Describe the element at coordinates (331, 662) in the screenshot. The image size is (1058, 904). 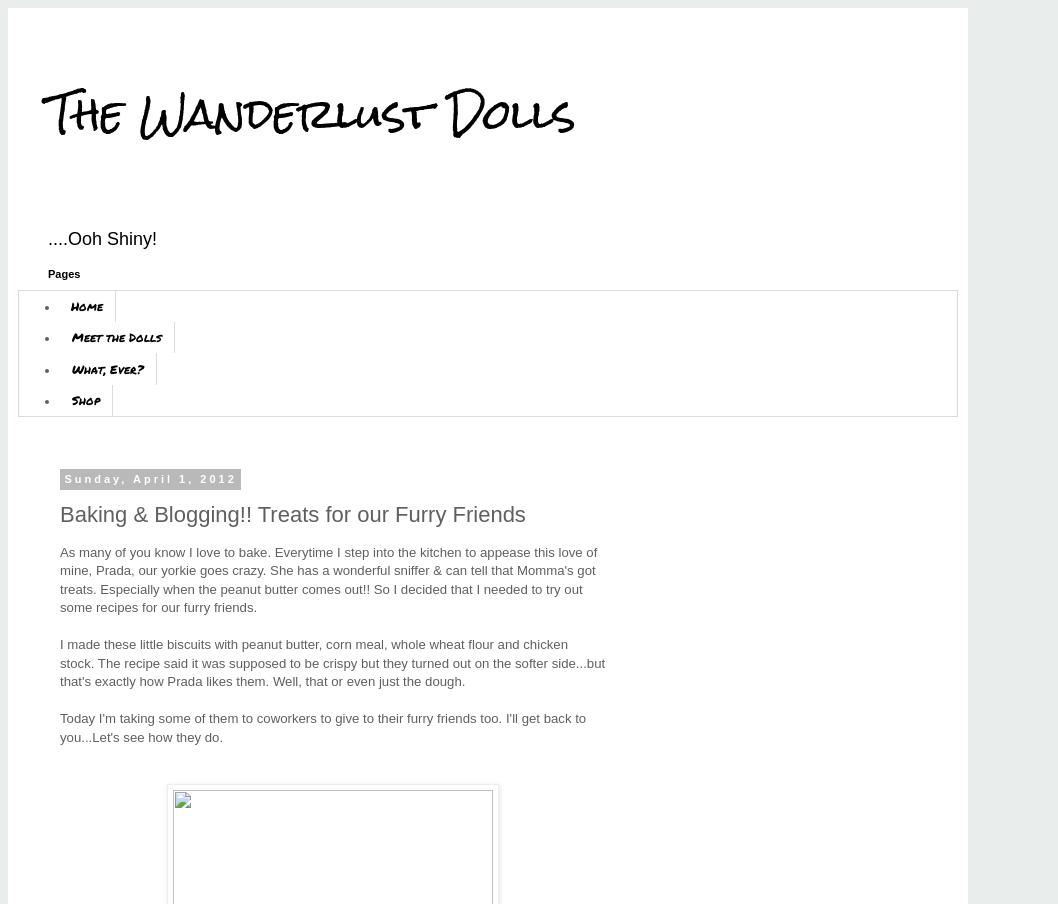
I see `'I made these little biscuits with peanut butter, corn meal, whole wheat flour and chicken stock. The recipe said it was supposed to be crispy but they turned out on the softer side...but that's exactly how Prada likes them. Well, that or even just the dough.'` at that location.